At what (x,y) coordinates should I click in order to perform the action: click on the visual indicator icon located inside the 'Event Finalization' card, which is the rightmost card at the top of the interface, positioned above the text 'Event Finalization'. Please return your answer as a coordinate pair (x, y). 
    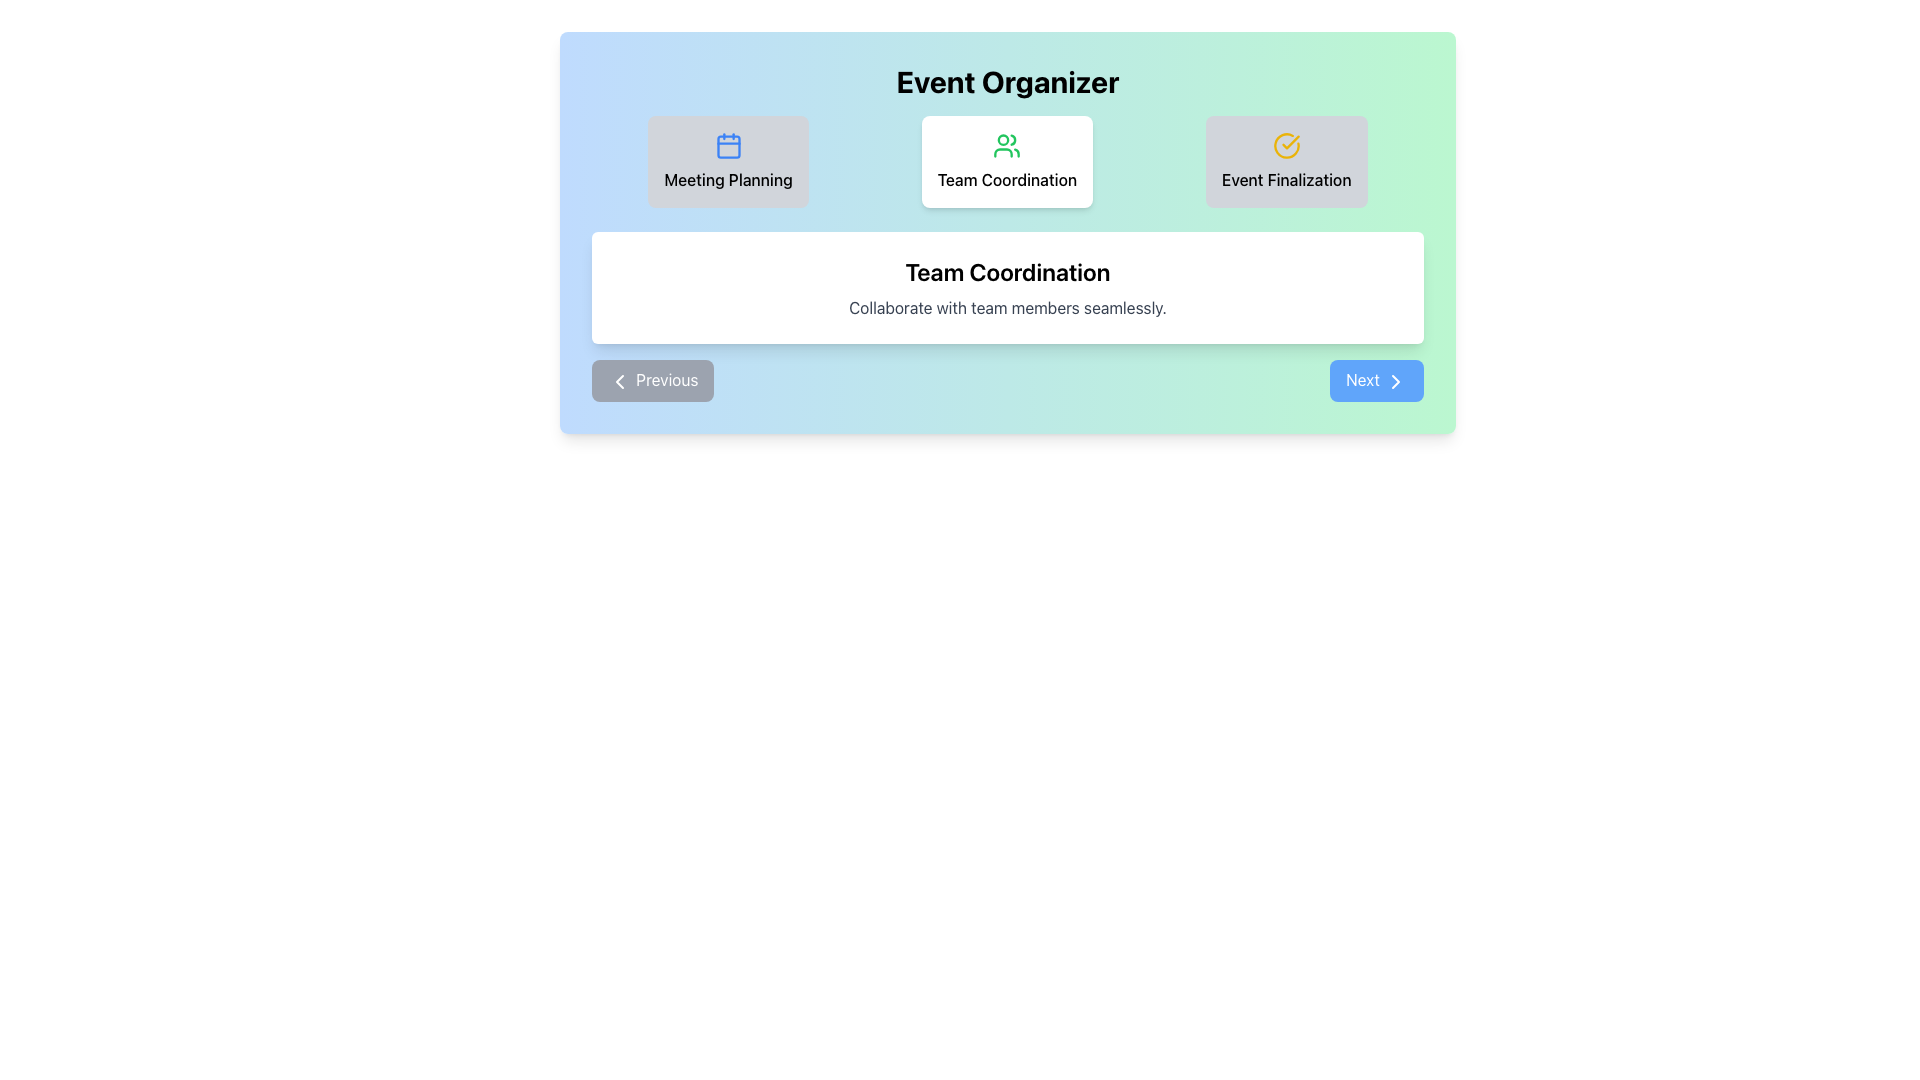
    Looking at the image, I should click on (1286, 145).